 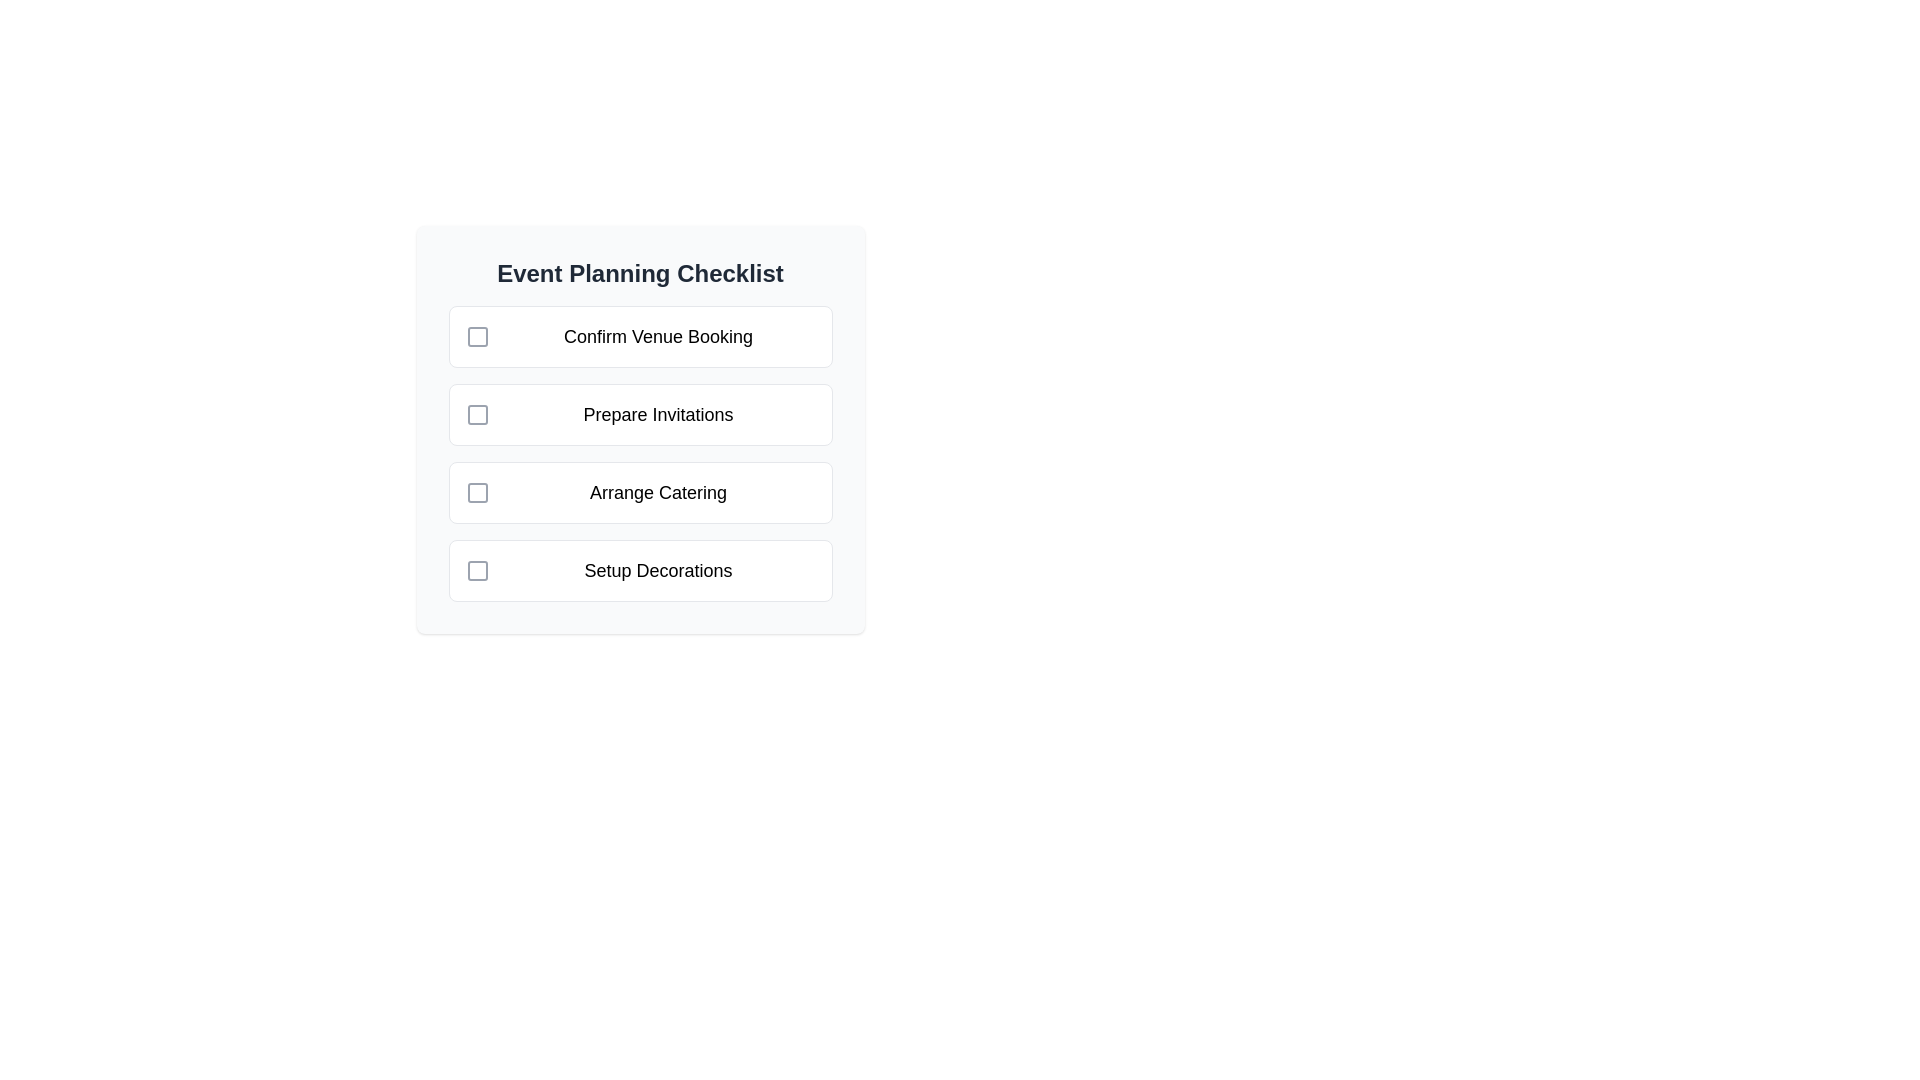 I want to click on the static text label for the first checklist item in the 'Event Planning Checklist', which is positioned below the checklist title, so click(x=658, y=335).